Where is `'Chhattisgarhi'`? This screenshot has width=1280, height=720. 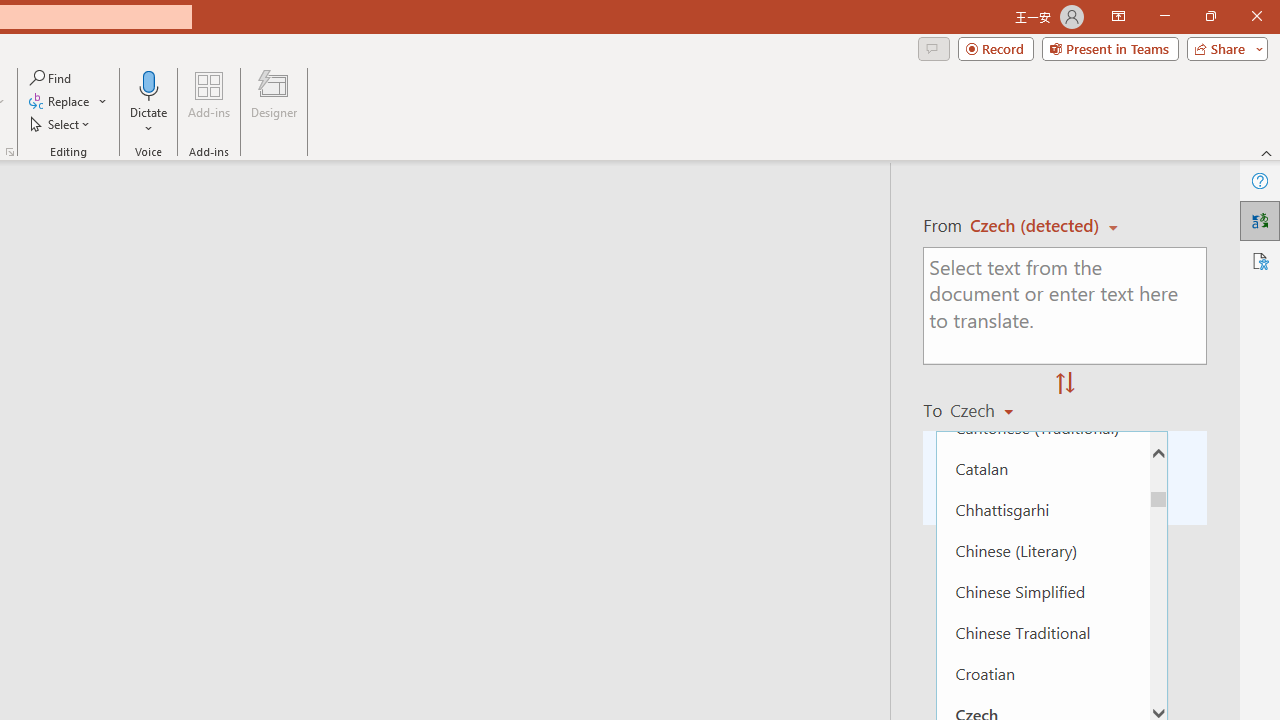
'Chhattisgarhi' is located at coordinates (1042, 508).